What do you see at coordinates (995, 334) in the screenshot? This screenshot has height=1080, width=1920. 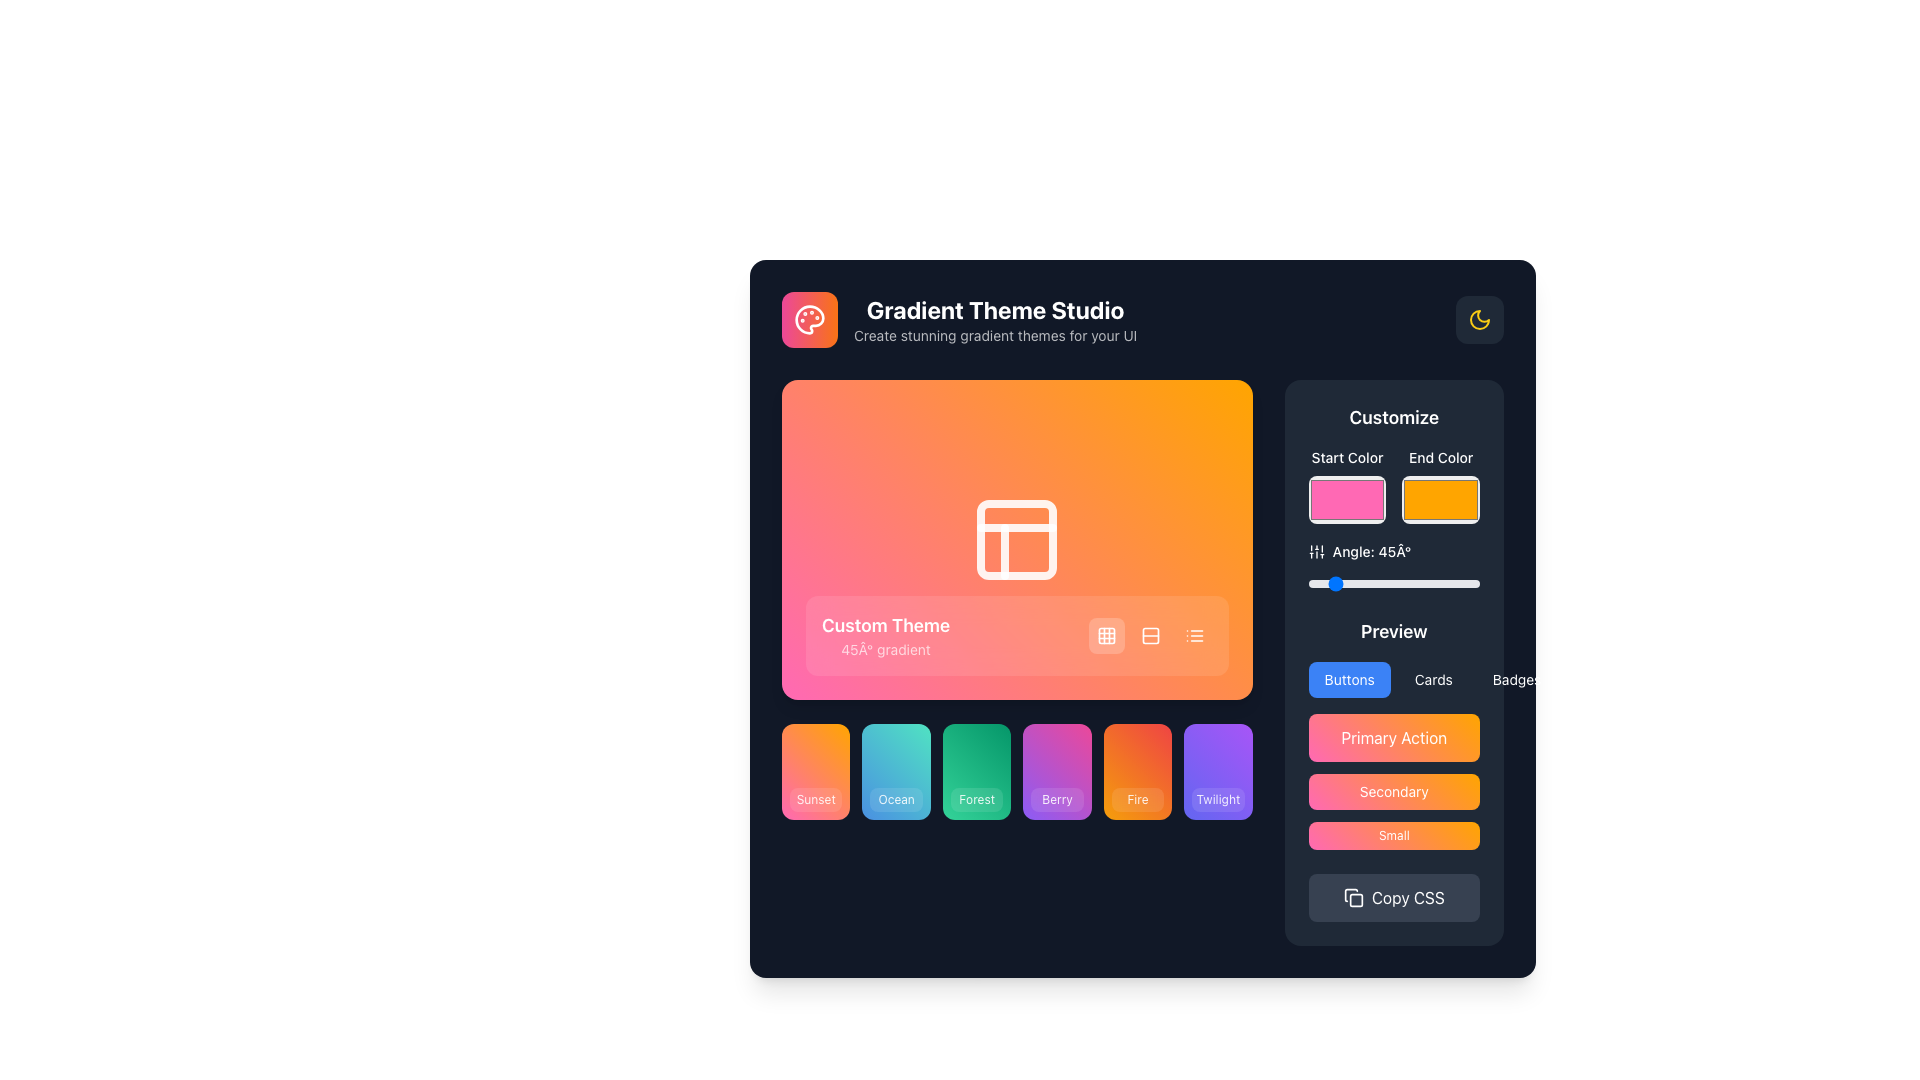 I see `text that appears just beneath the title 'Gradient Theme Studio', which is styled in a smaller, semi-transparent font and reads 'Create stunning gradient themes for your UI'` at bounding box center [995, 334].